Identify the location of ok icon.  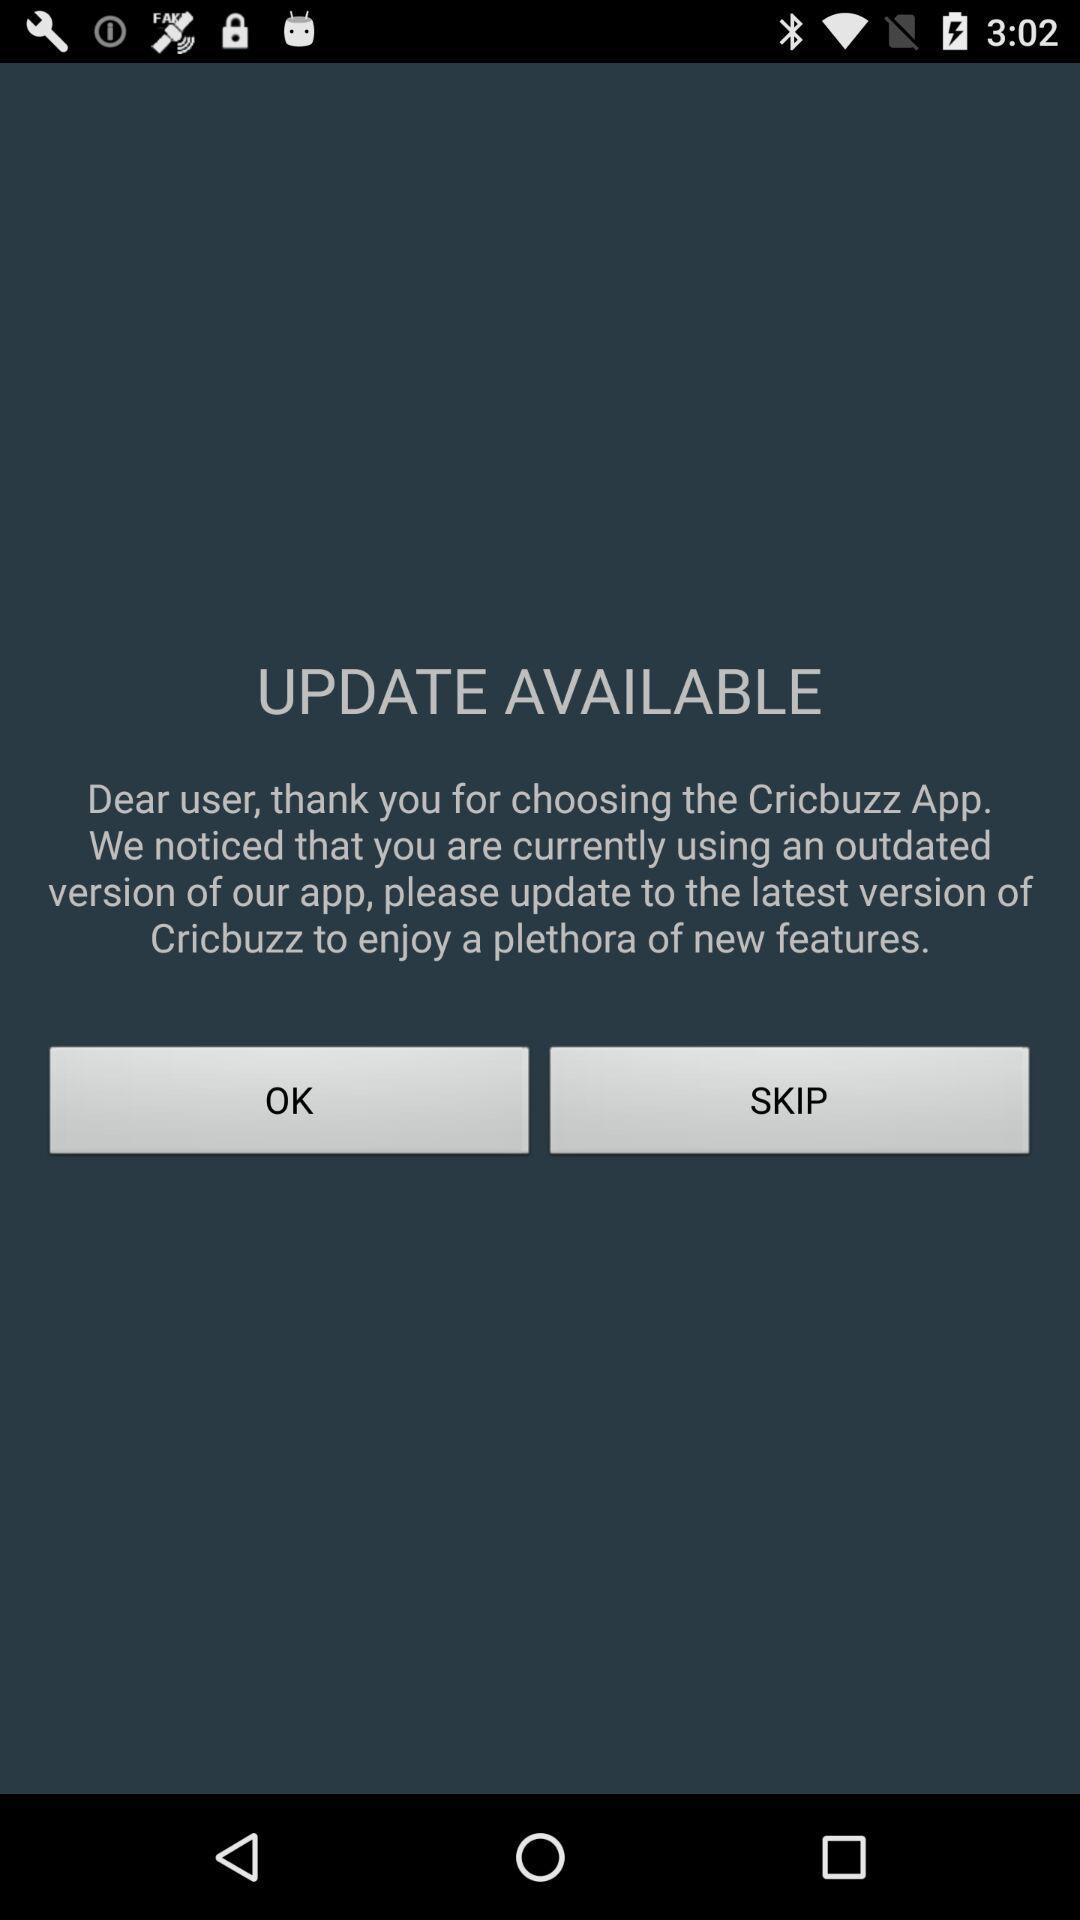
(289, 1105).